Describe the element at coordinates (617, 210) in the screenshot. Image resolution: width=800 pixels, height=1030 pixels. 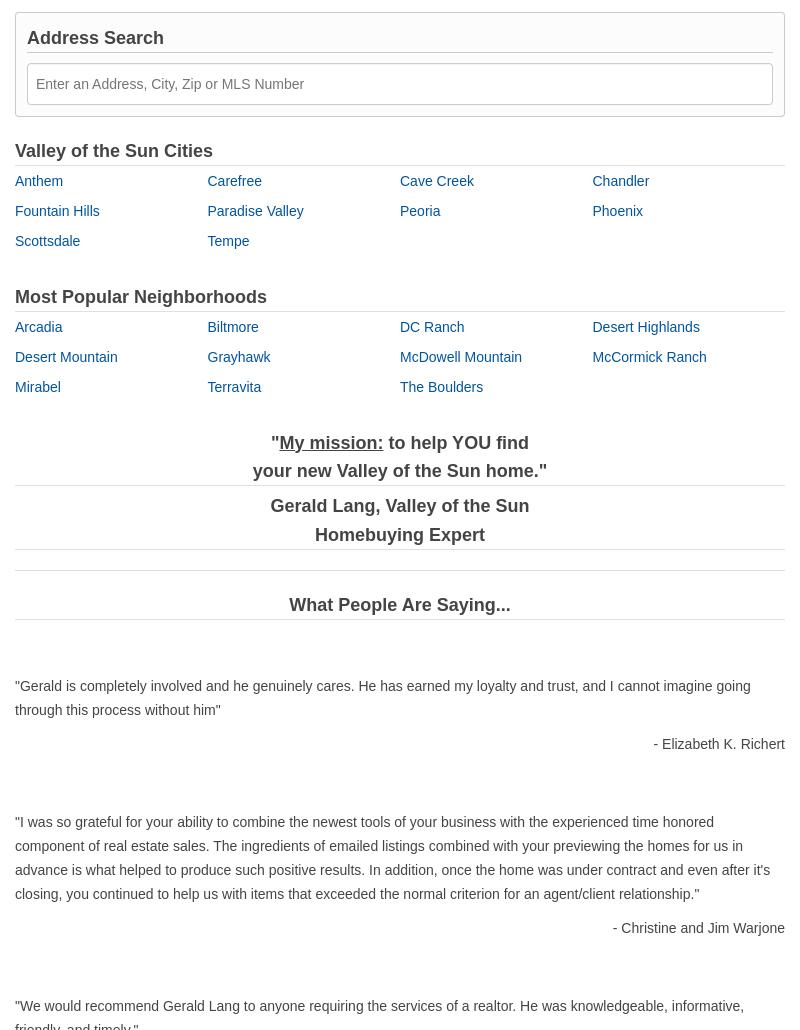
I see `'Phoenix'` at that location.